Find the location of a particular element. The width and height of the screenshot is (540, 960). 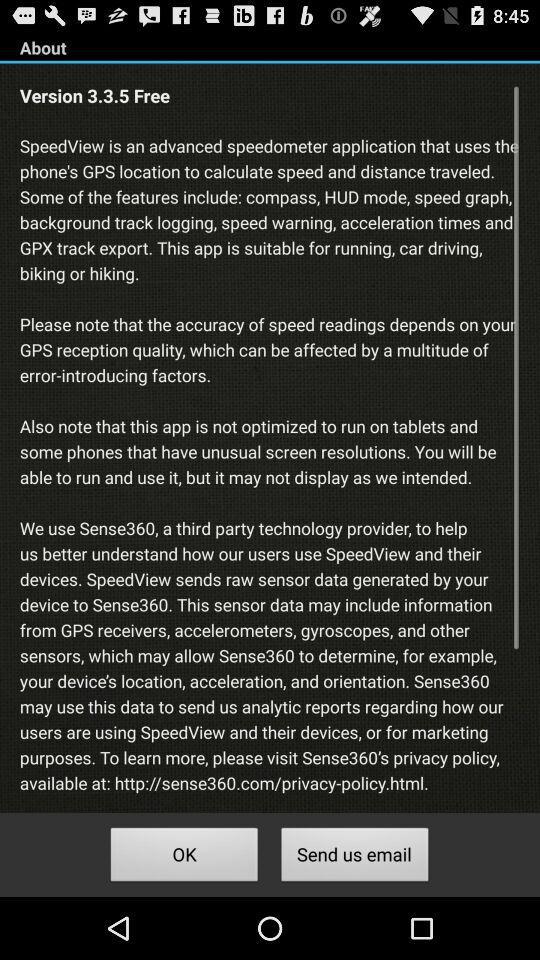

button next to the ok icon is located at coordinates (354, 856).